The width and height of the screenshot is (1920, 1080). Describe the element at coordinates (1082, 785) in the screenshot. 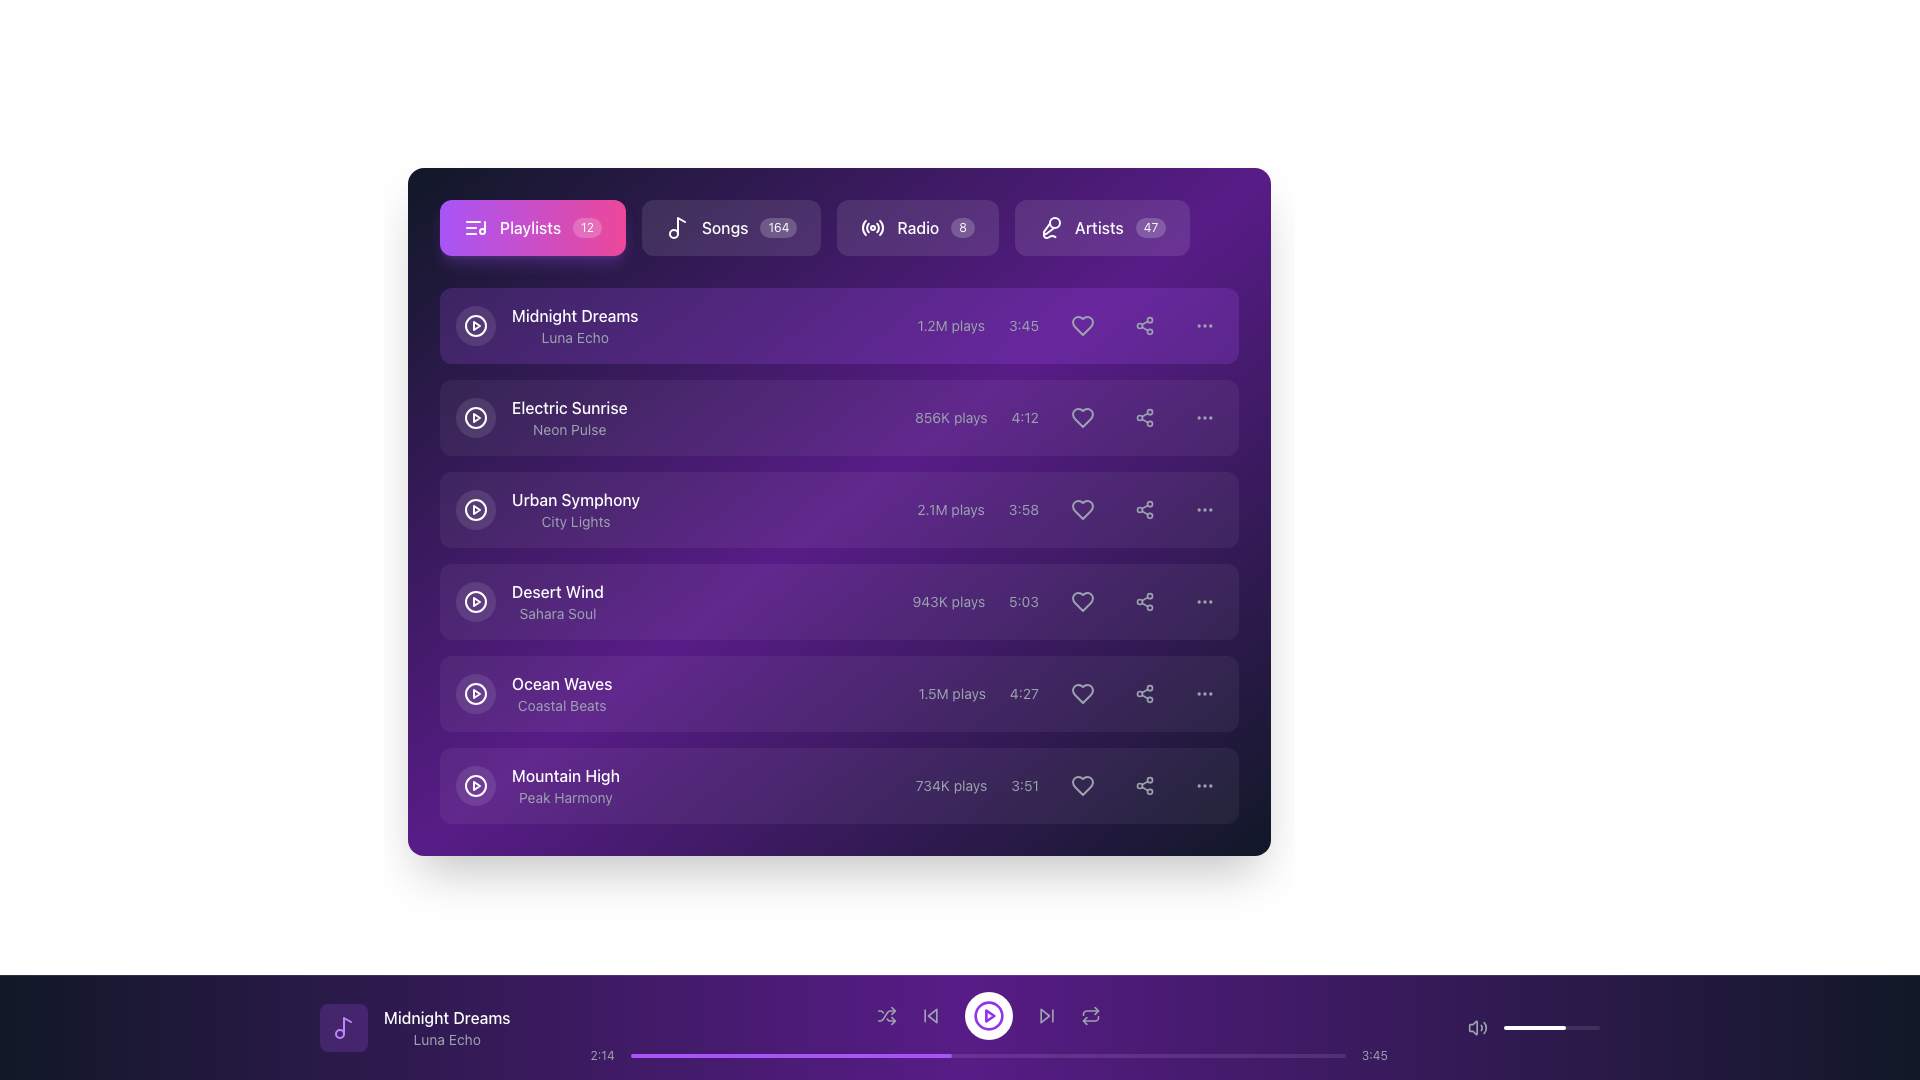

I see `the heart-shaped icon button to favorite the song 'Mountain High' by 'Peak Harmony' located at the right end of the playlist entry` at that location.